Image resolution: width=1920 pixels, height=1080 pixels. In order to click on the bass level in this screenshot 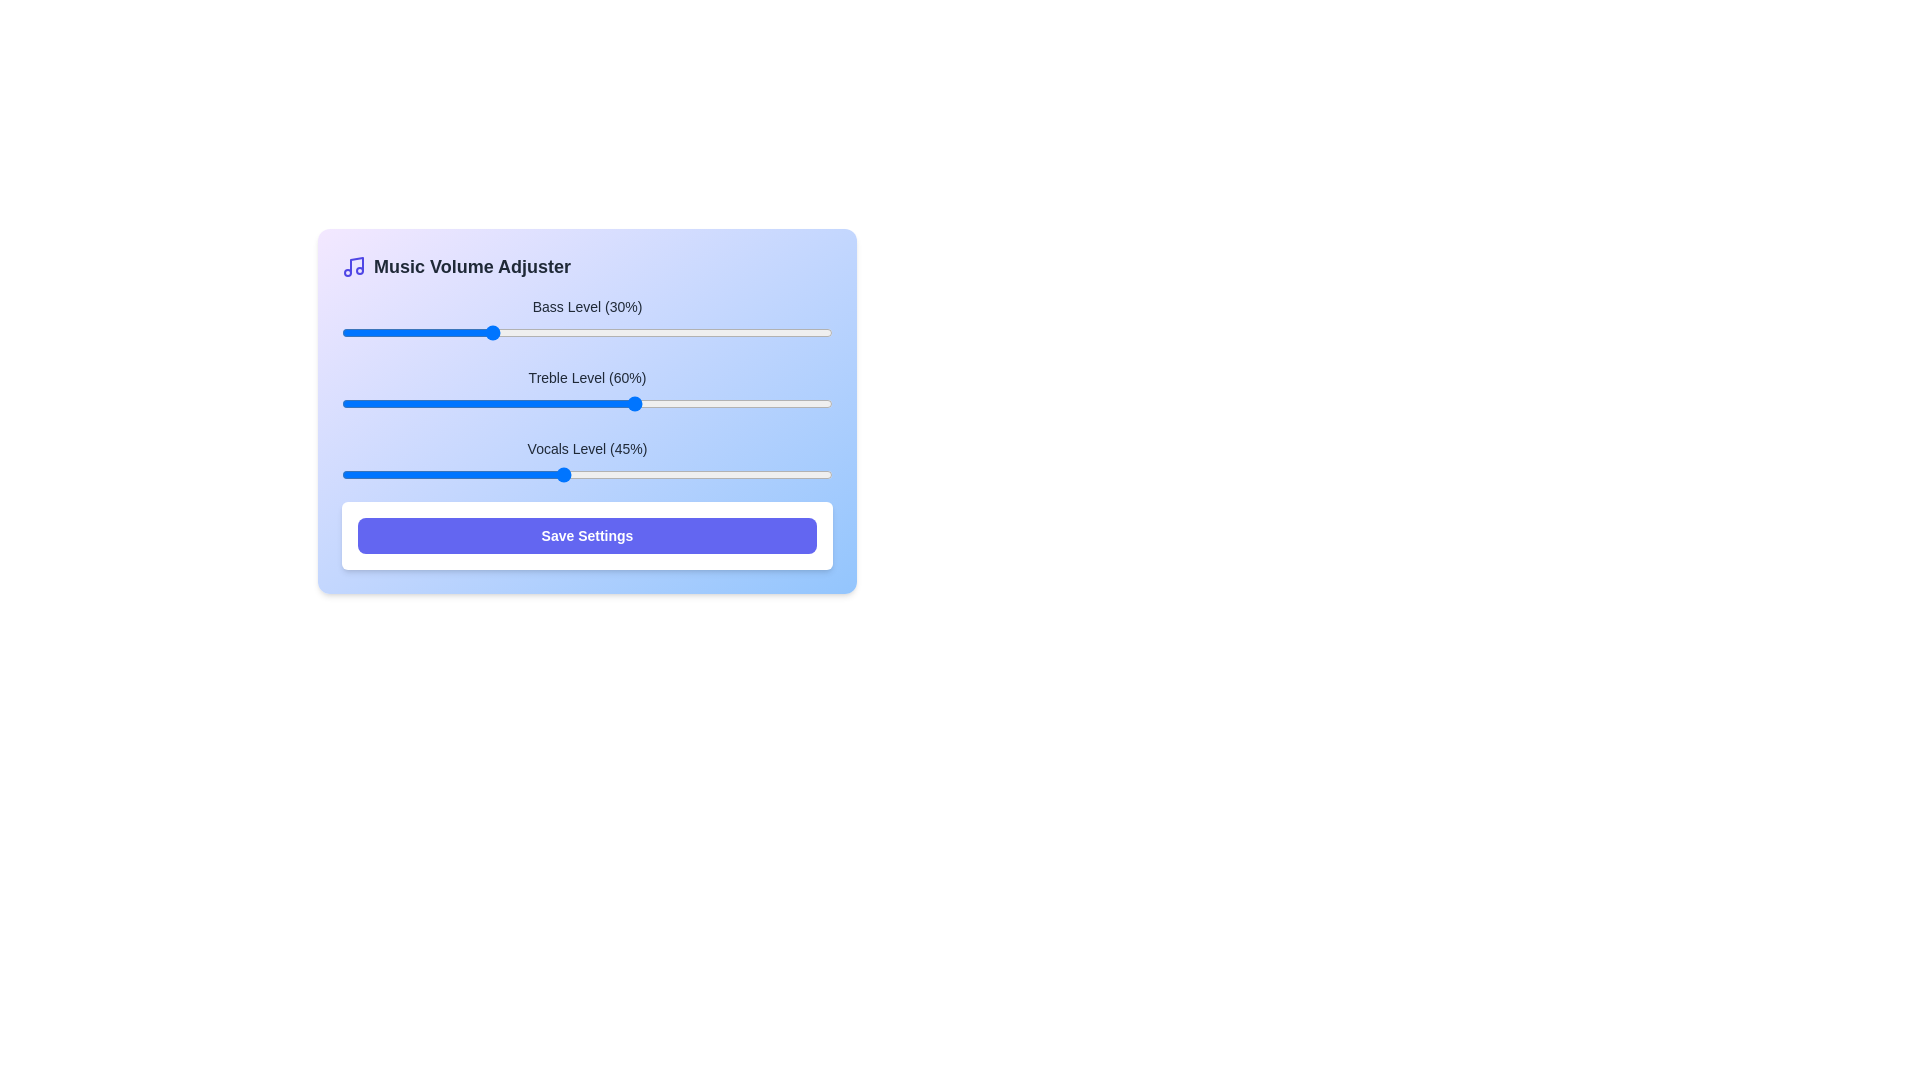, I will do `click(738, 331)`.